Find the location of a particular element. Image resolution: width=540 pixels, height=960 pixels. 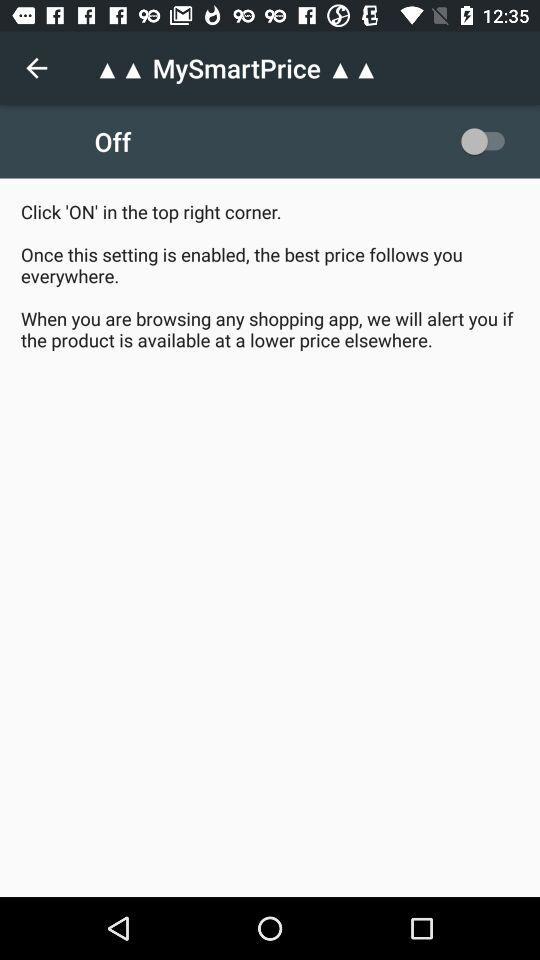

item to the right of the off is located at coordinates (486, 140).